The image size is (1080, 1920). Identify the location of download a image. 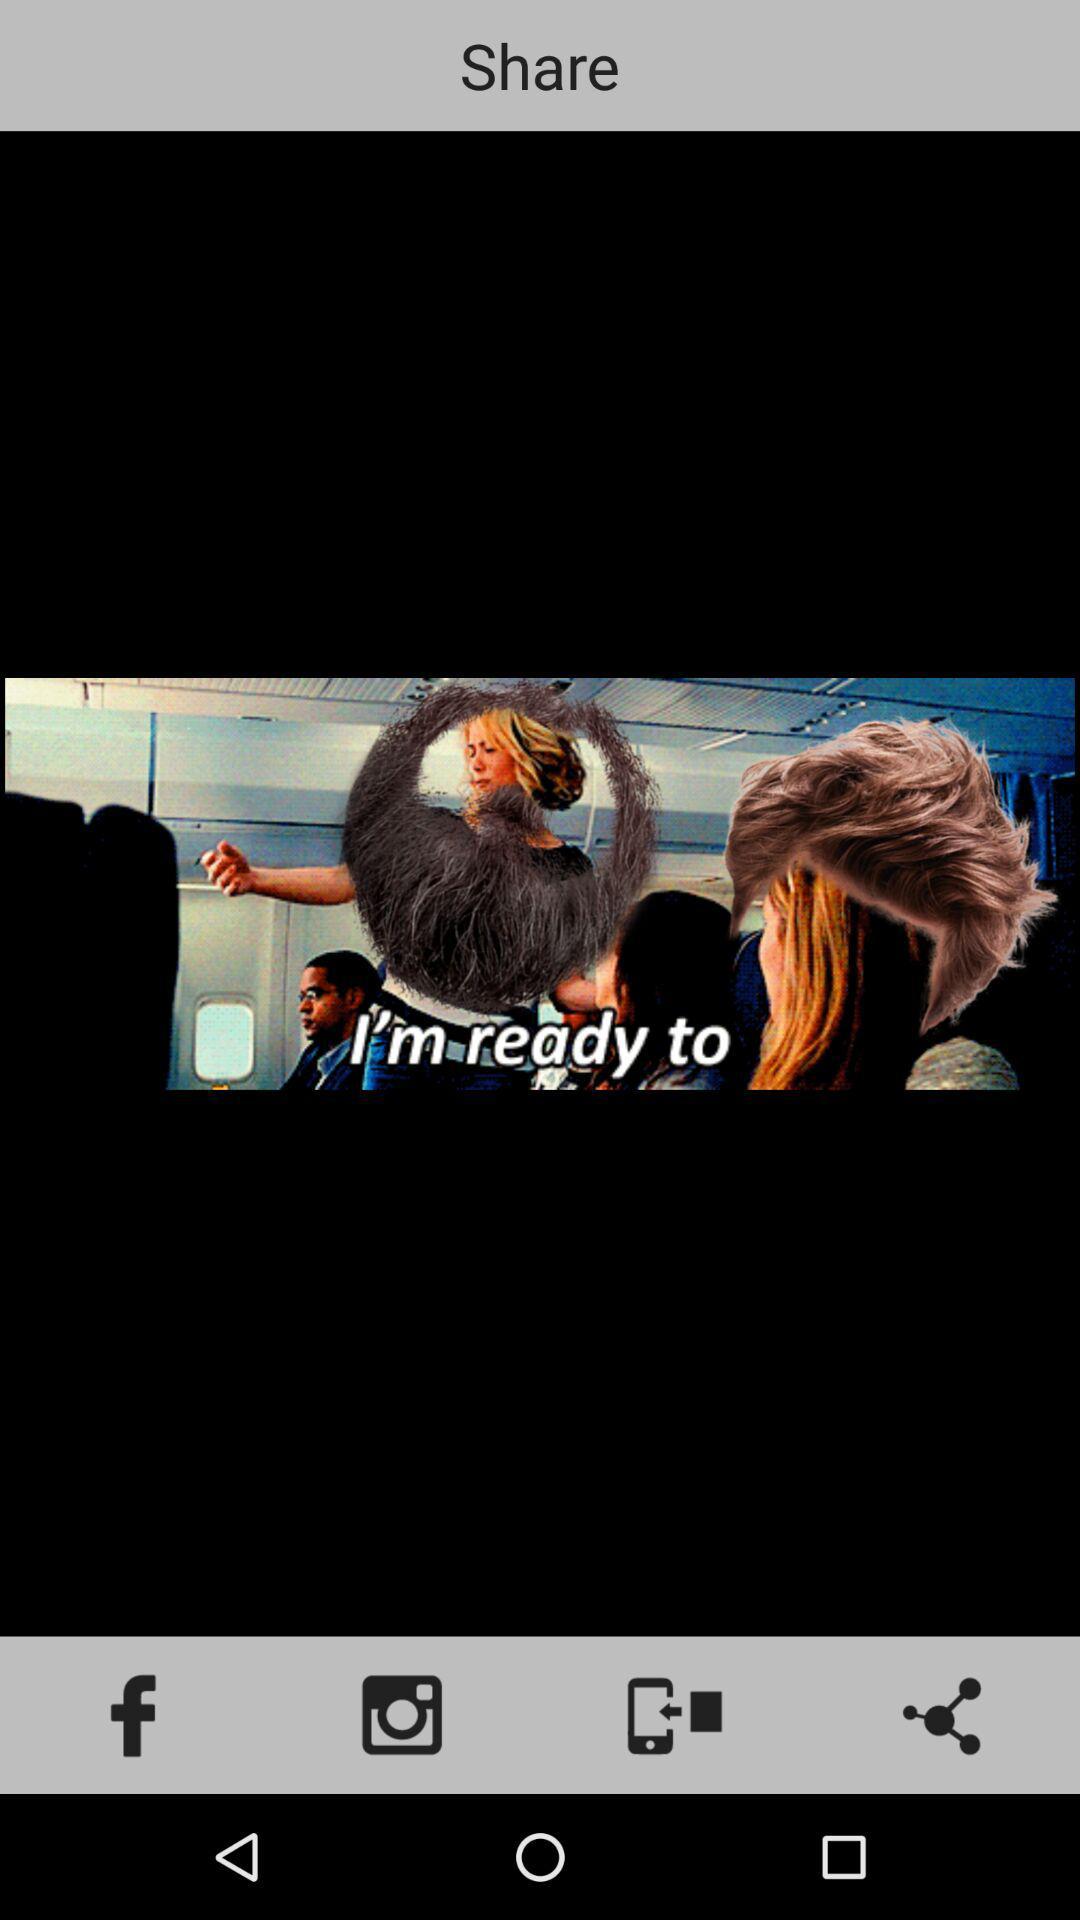
(675, 1714).